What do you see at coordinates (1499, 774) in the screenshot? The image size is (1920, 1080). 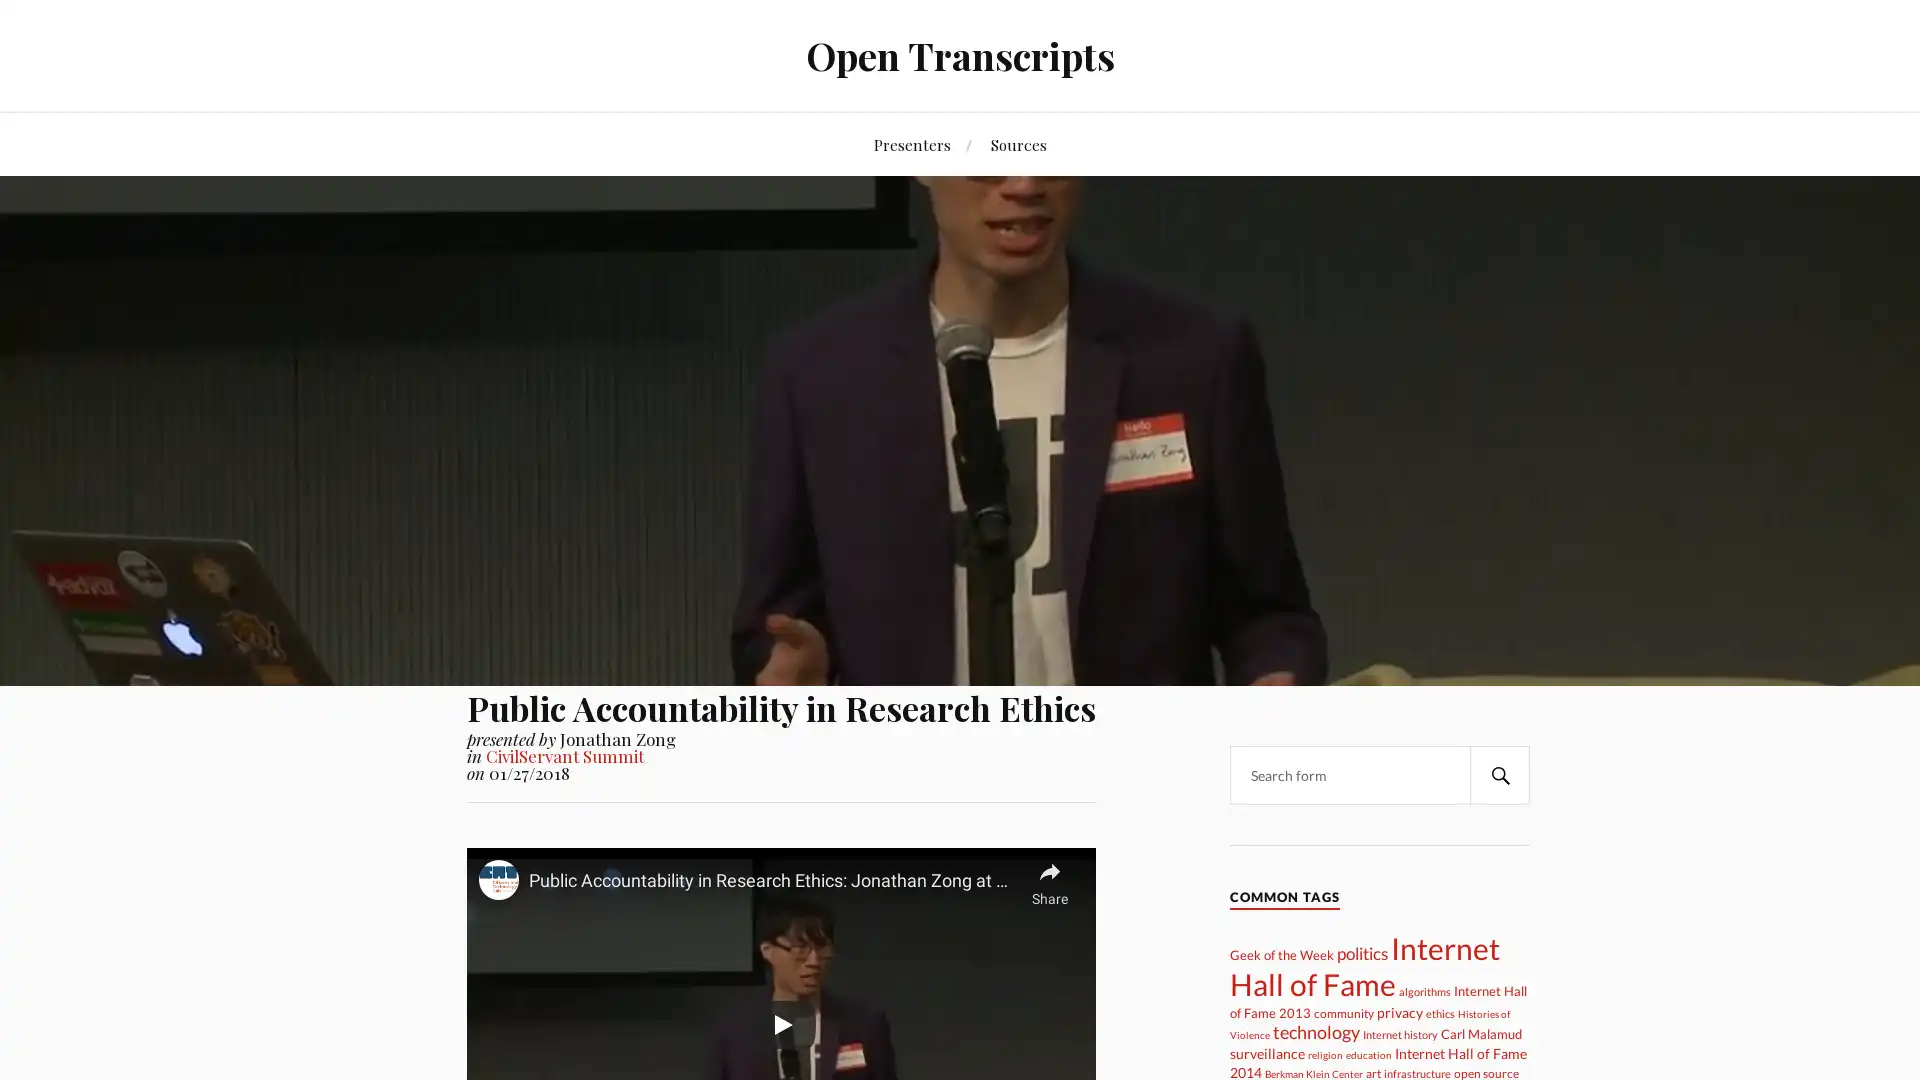 I see `Search` at bounding box center [1499, 774].